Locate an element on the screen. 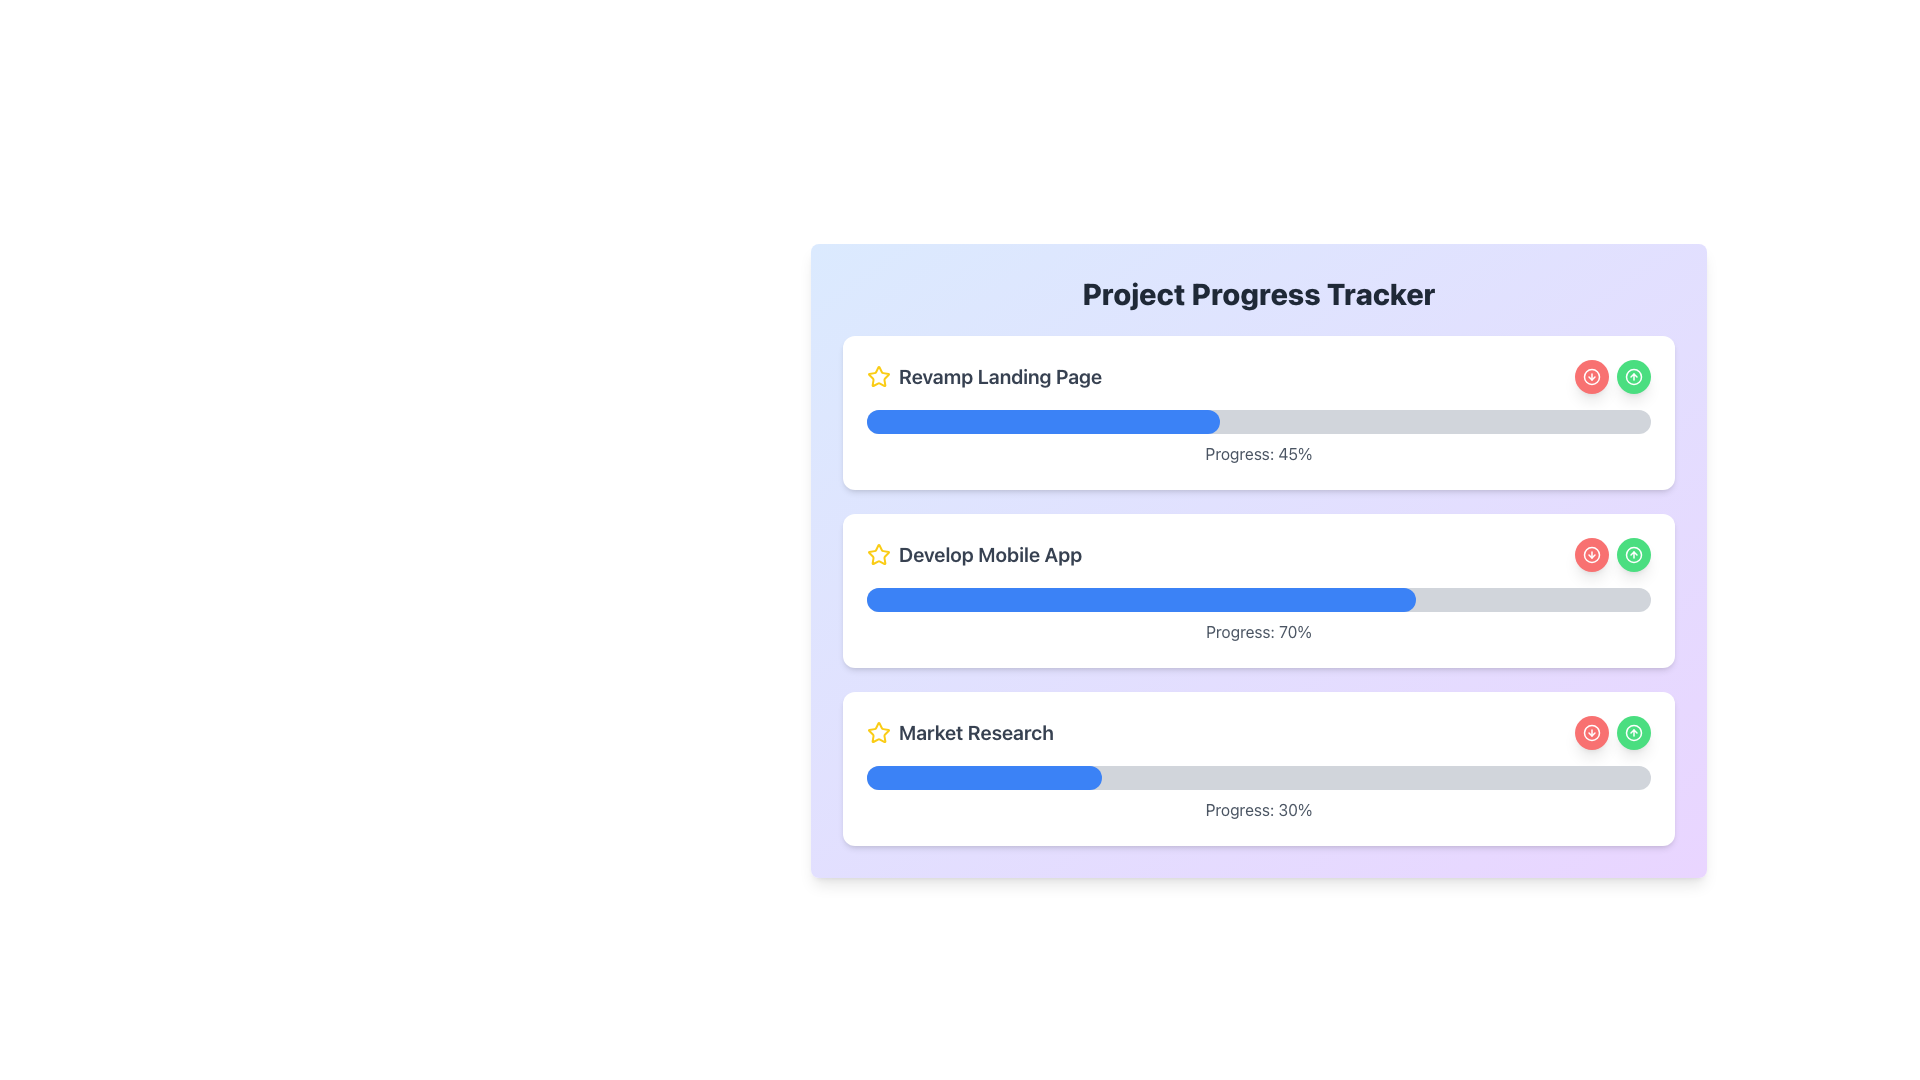 This screenshot has height=1080, width=1920. the red circular button with a white downward arrow icon located beside the green circular button, which is part of the action buttons group near the 'Market Research' progress bar is located at coordinates (1591, 732).